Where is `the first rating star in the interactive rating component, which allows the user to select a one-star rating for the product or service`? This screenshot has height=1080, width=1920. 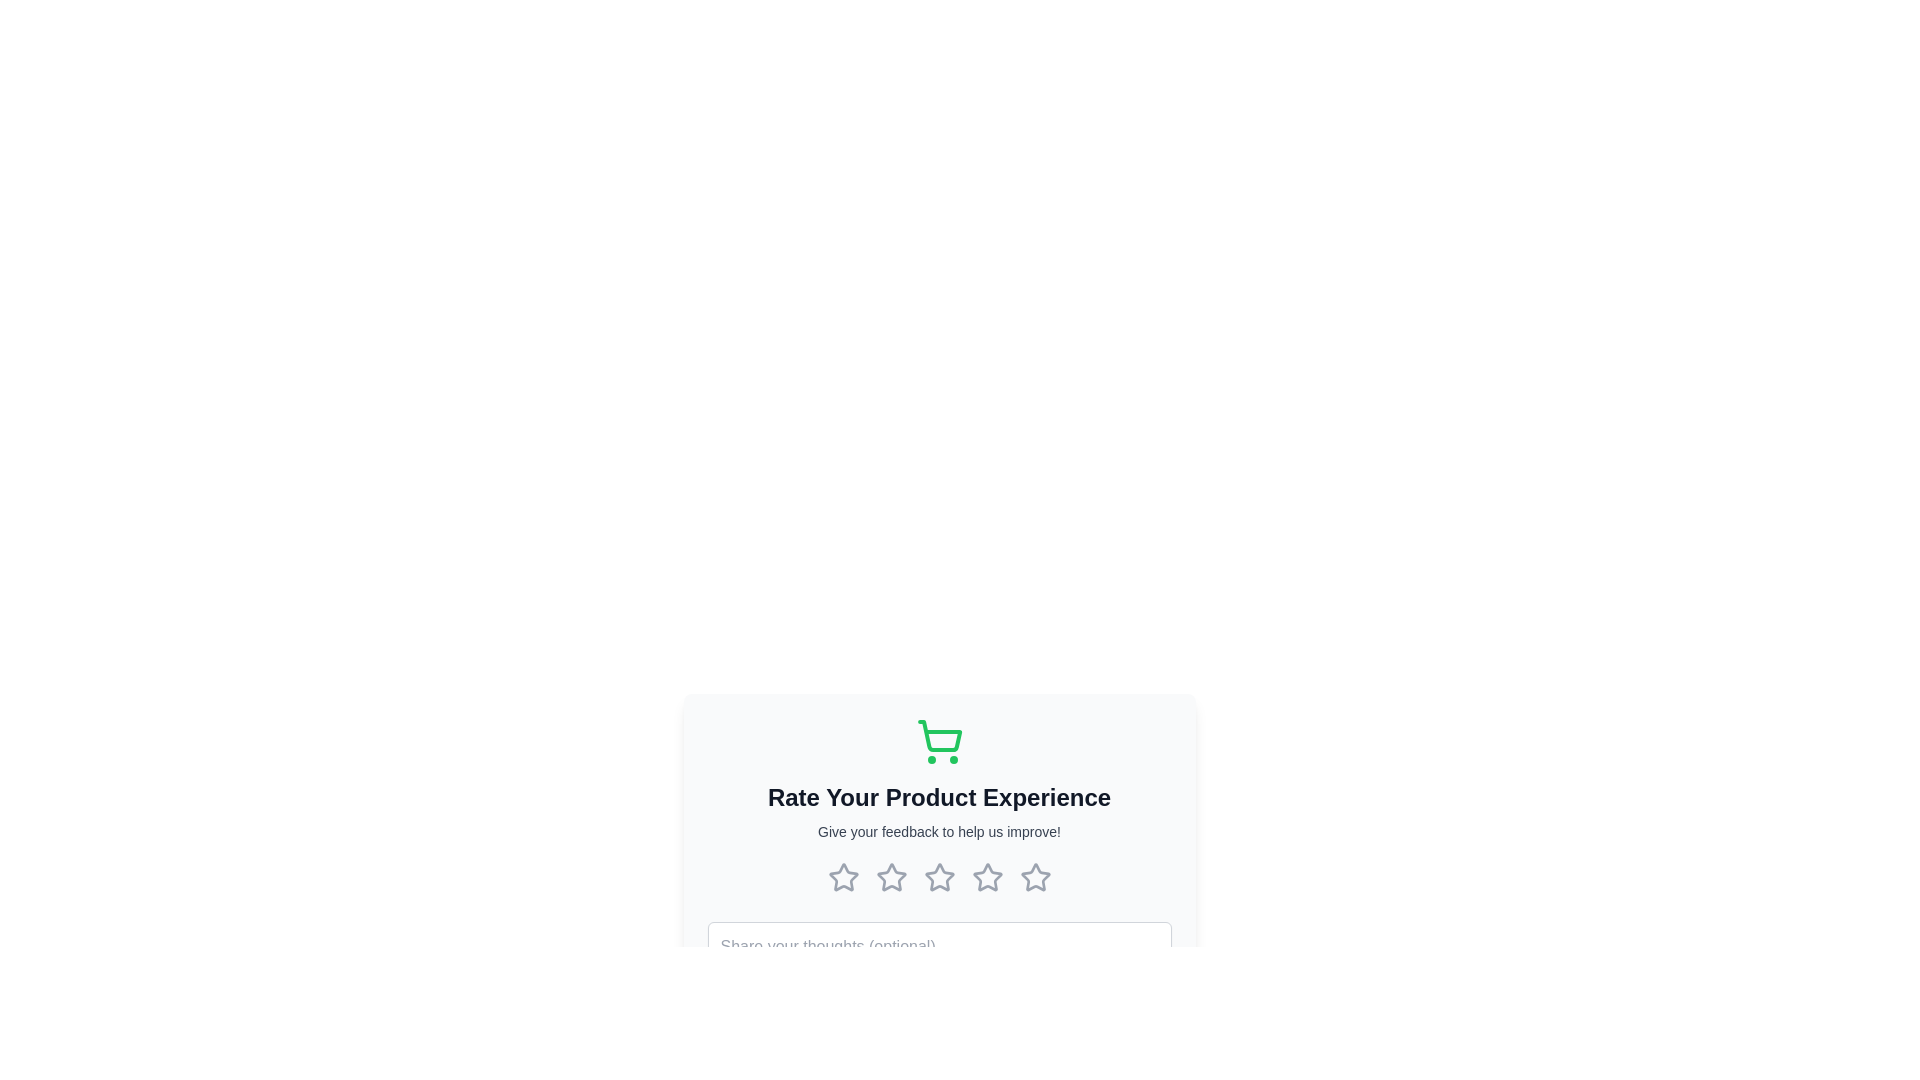
the first rating star in the interactive rating component, which allows the user to select a one-star rating for the product or service is located at coordinates (843, 877).